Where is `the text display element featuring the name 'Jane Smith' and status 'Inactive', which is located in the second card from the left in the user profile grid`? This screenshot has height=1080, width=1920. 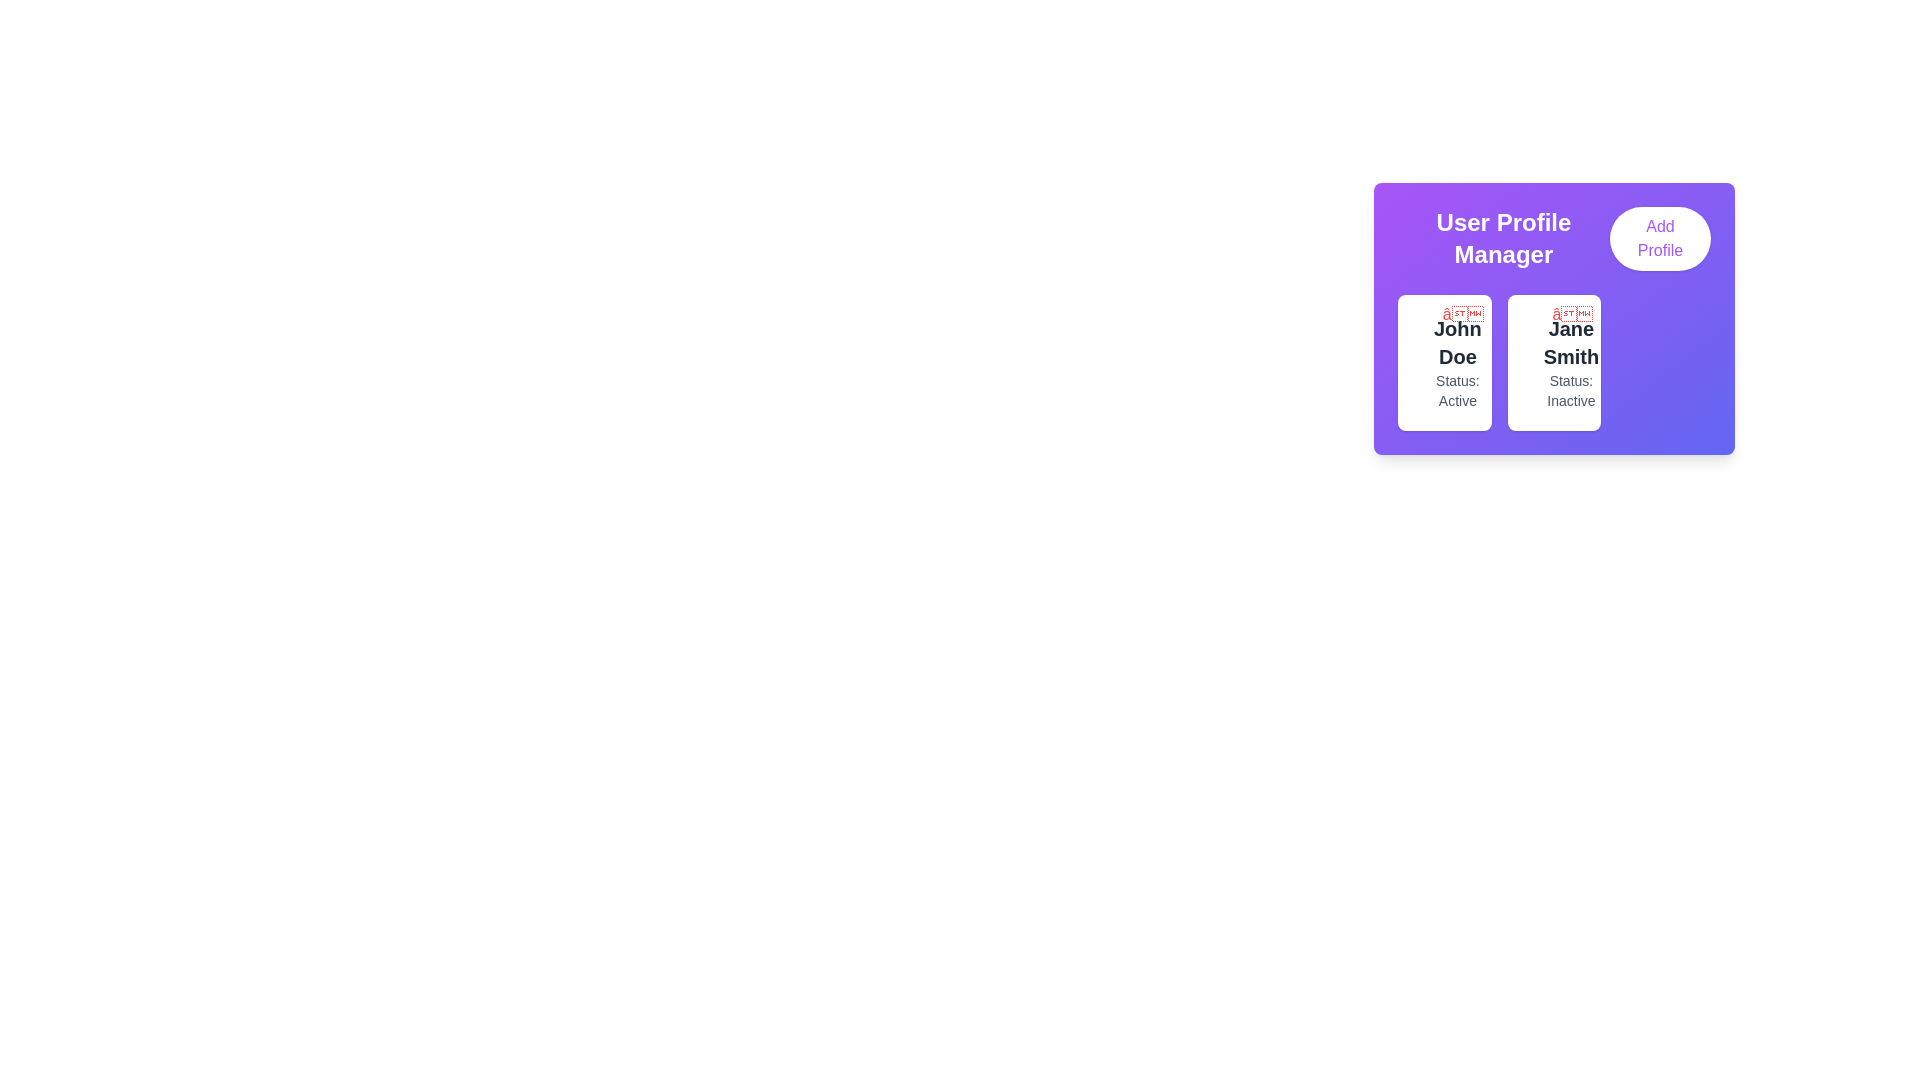
the text display element featuring the name 'Jane Smith' and status 'Inactive', which is located in the second card from the left in the user profile grid is located at coordinates (1570, 362).